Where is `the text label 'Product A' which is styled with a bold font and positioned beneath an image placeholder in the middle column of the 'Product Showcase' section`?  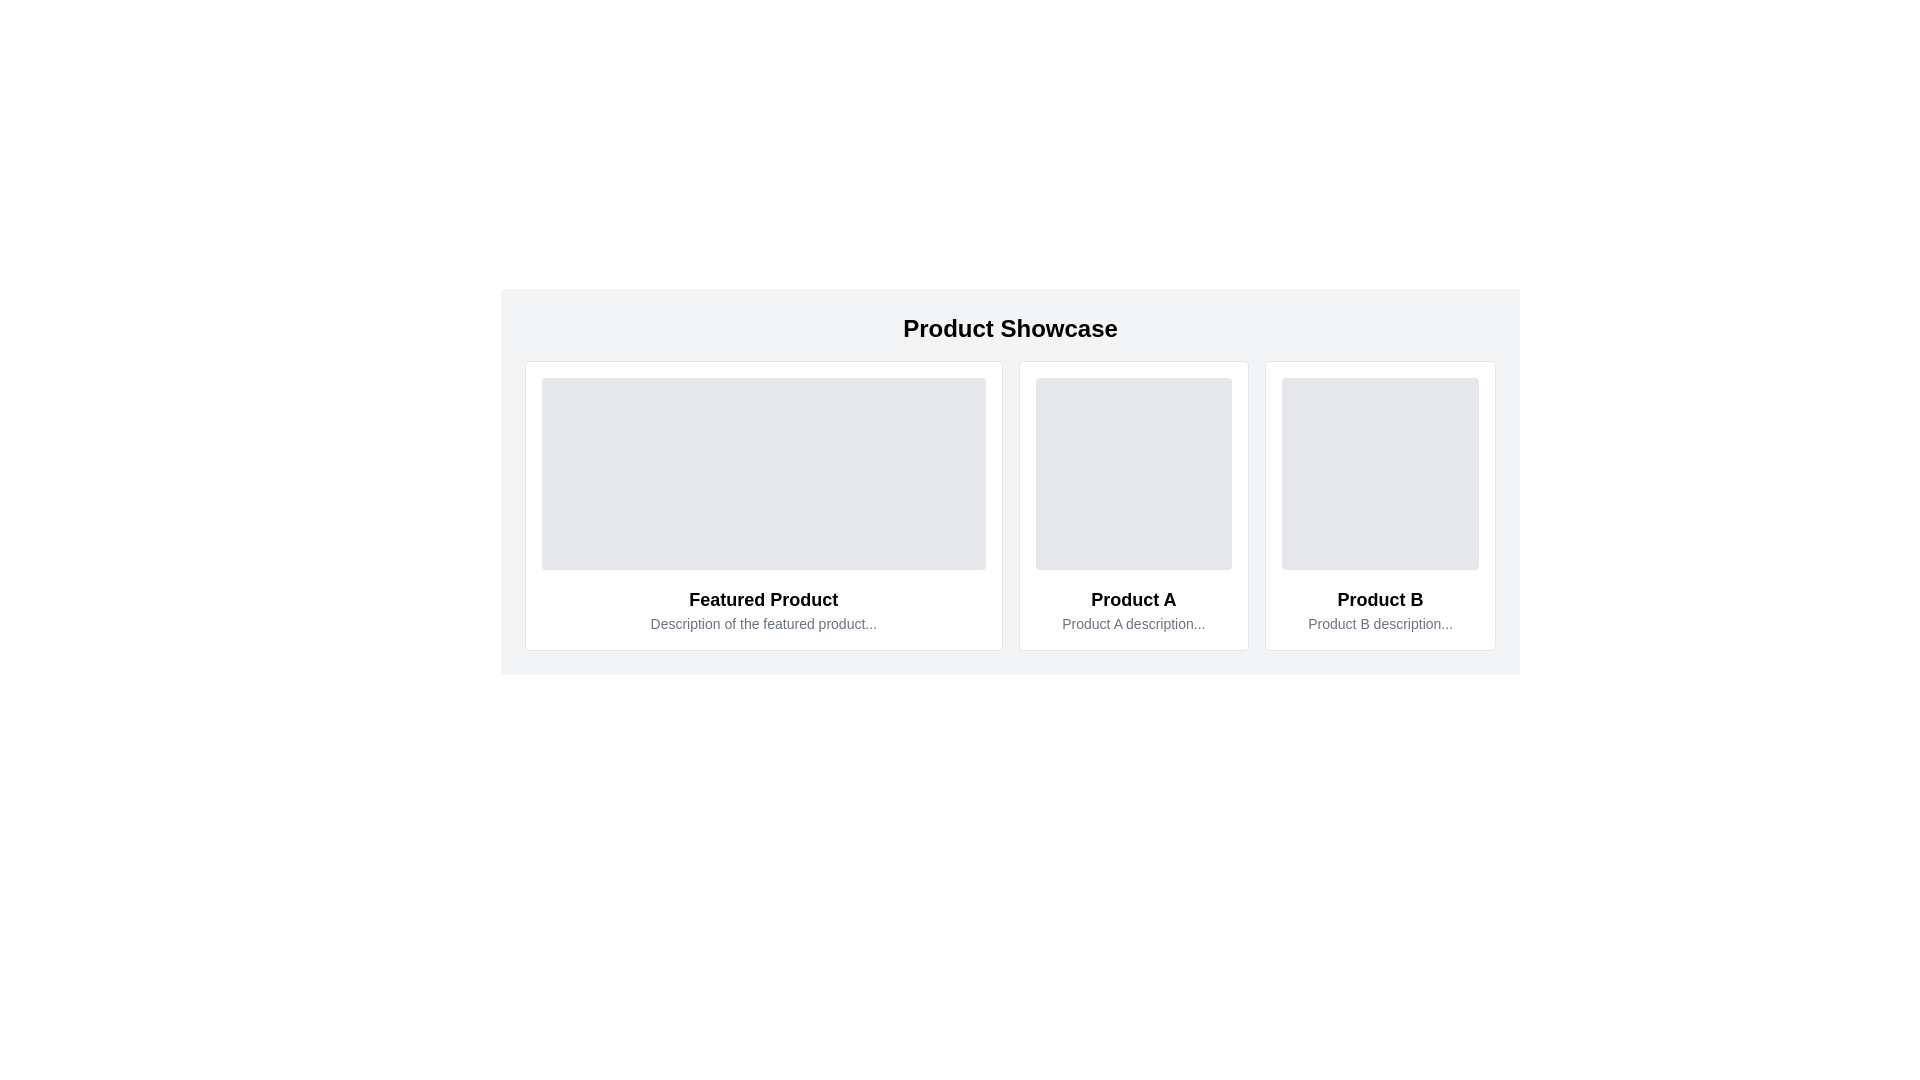 the text label 'Product A' which is styled with a bold font and positioned beneath an image placeholder in the middle column of the 'Product Showcase' section is located at coordinates (1133, 599).